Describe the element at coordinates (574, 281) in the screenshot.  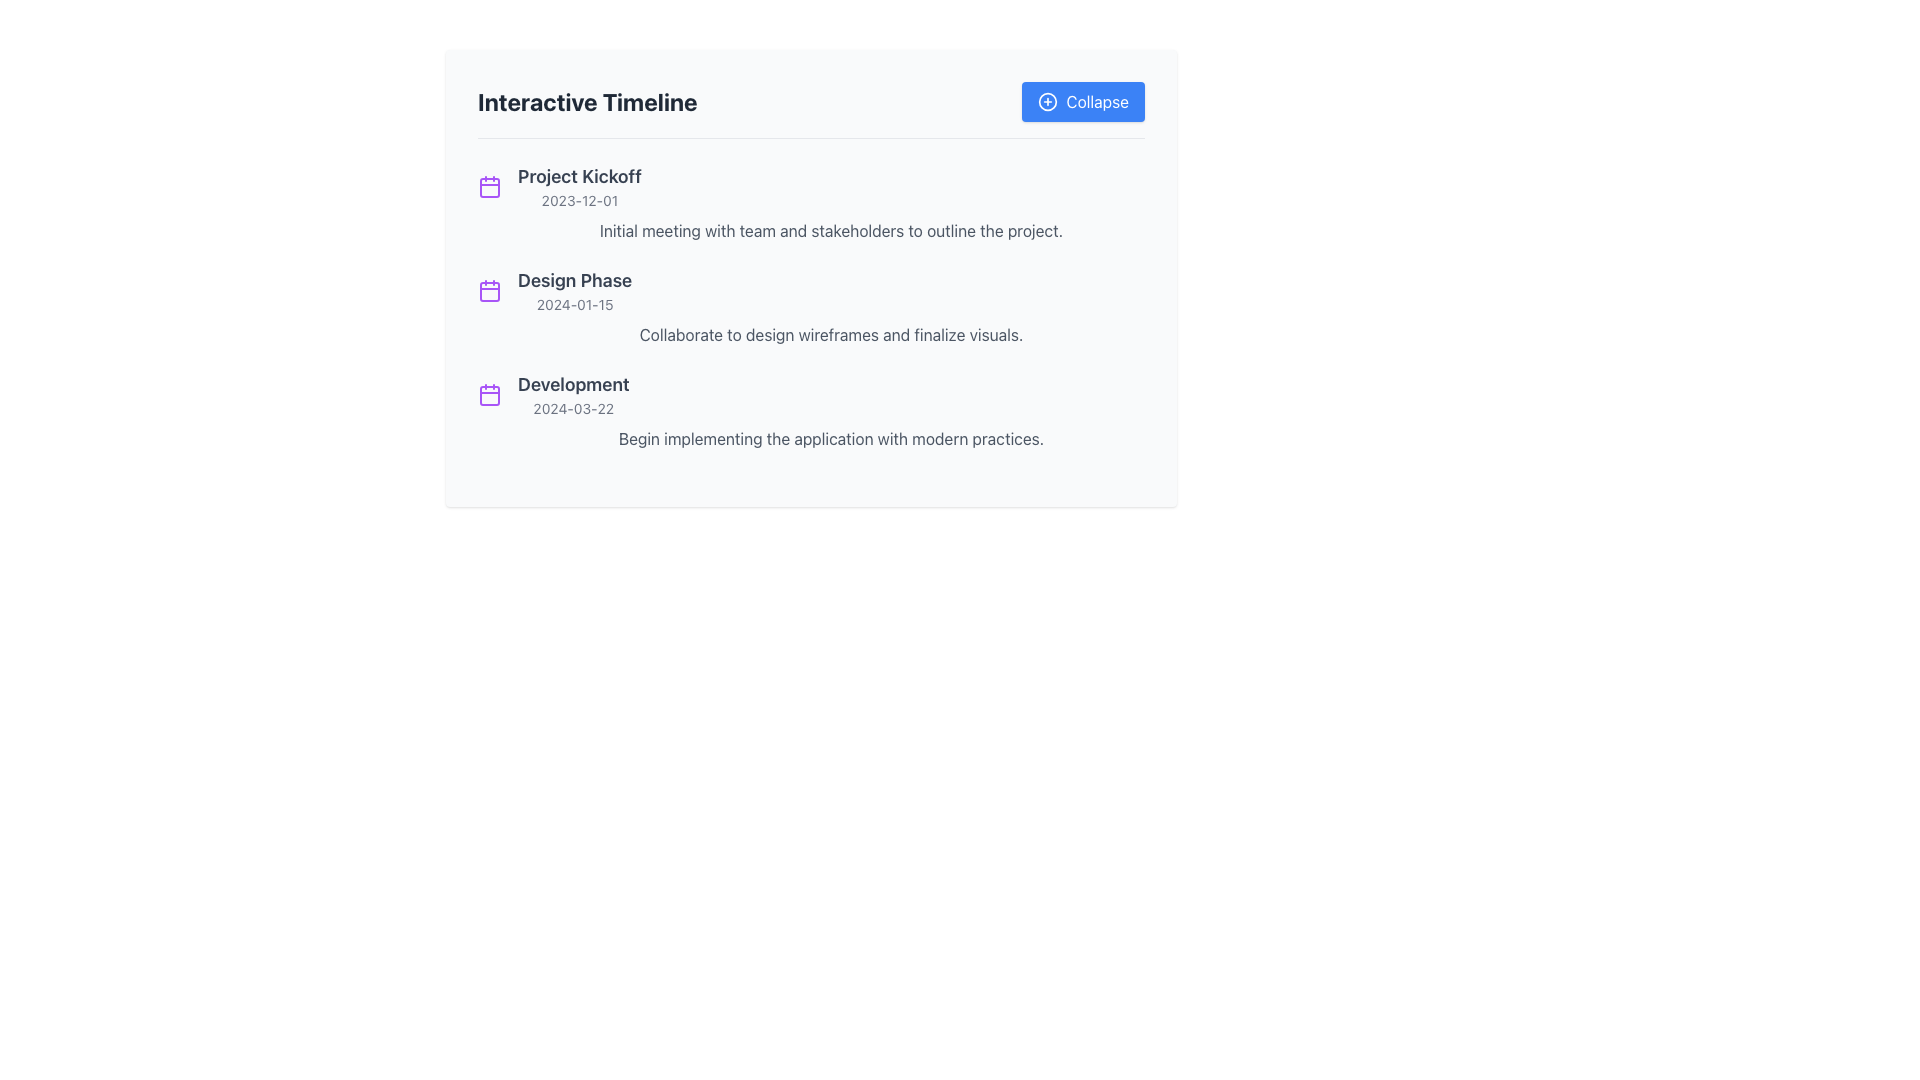
I see `the 'Design Phase' text label element located in the center region of the timeline view` at that location.